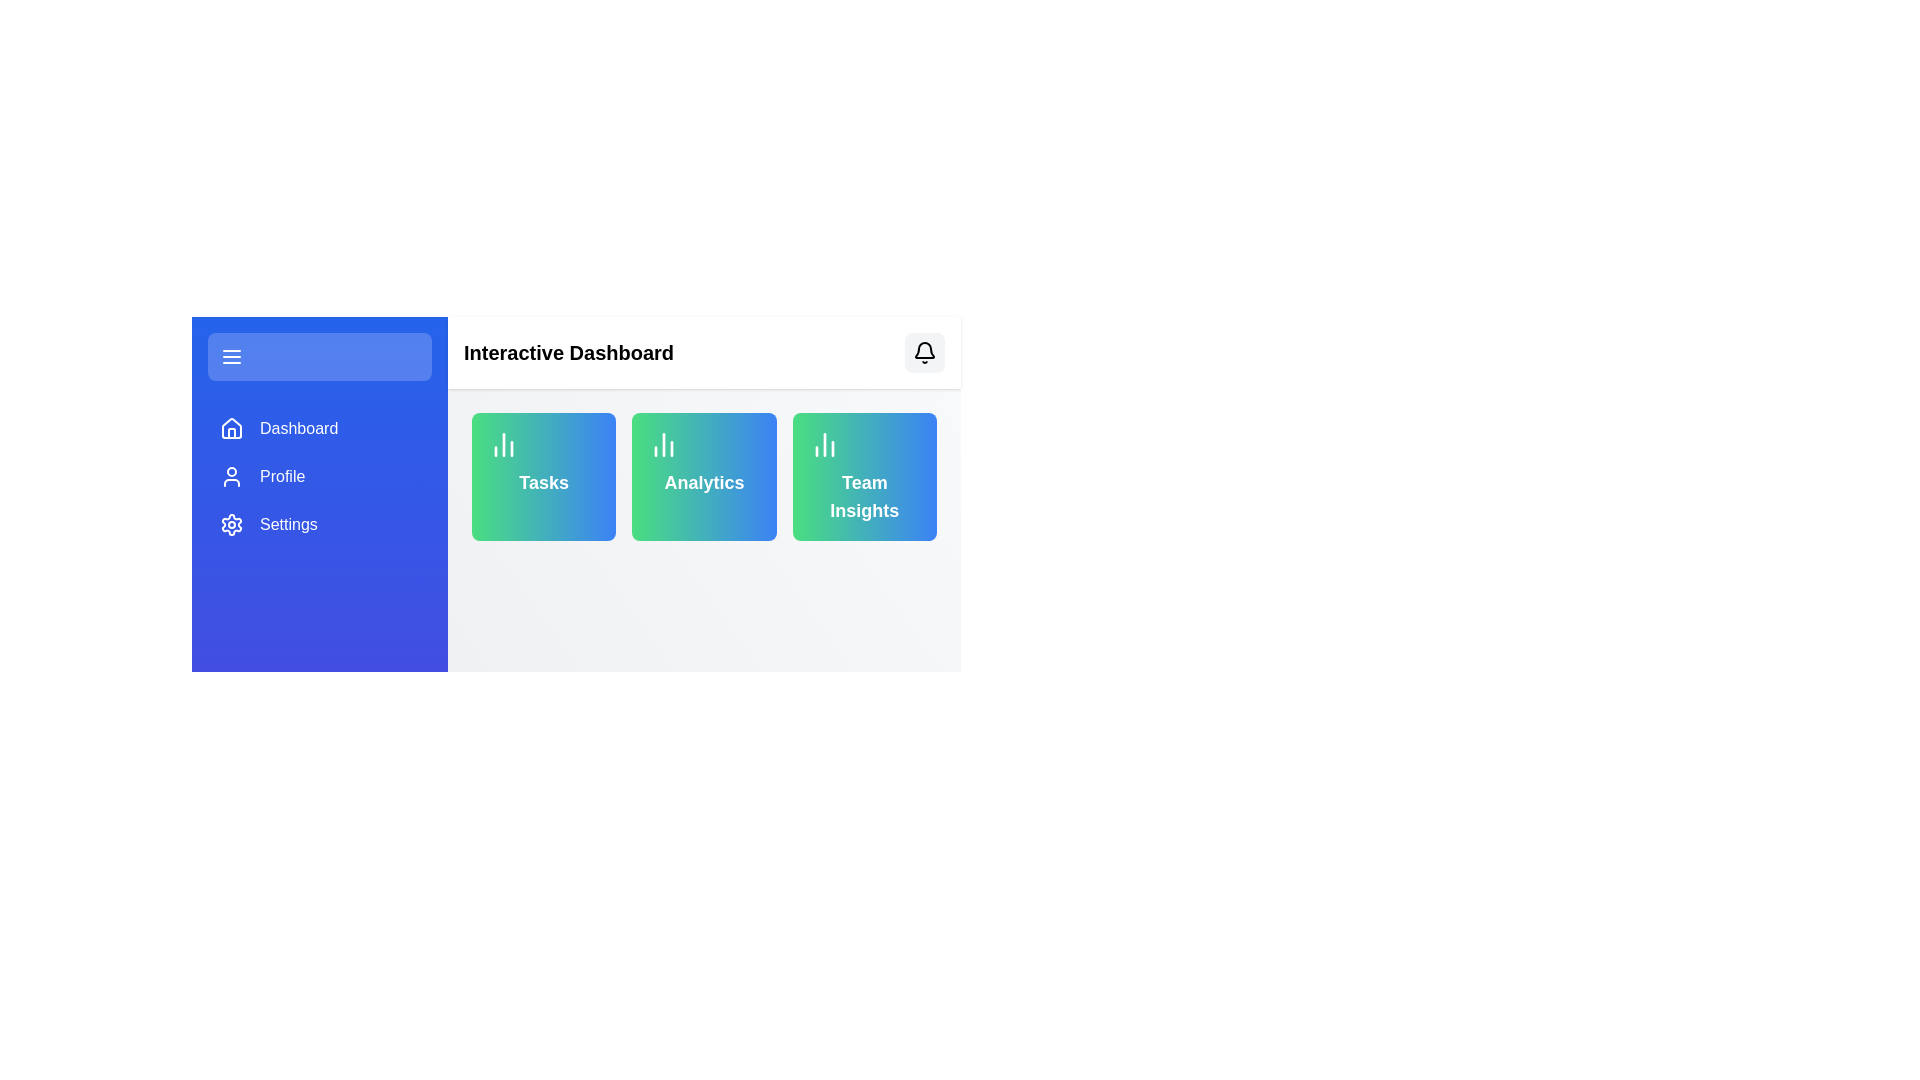 Image resolution: width=1920 pixels, height=1080 pixels. I want to click on the 'Profile' text label element in the sidebar menu, so click(281, 477).